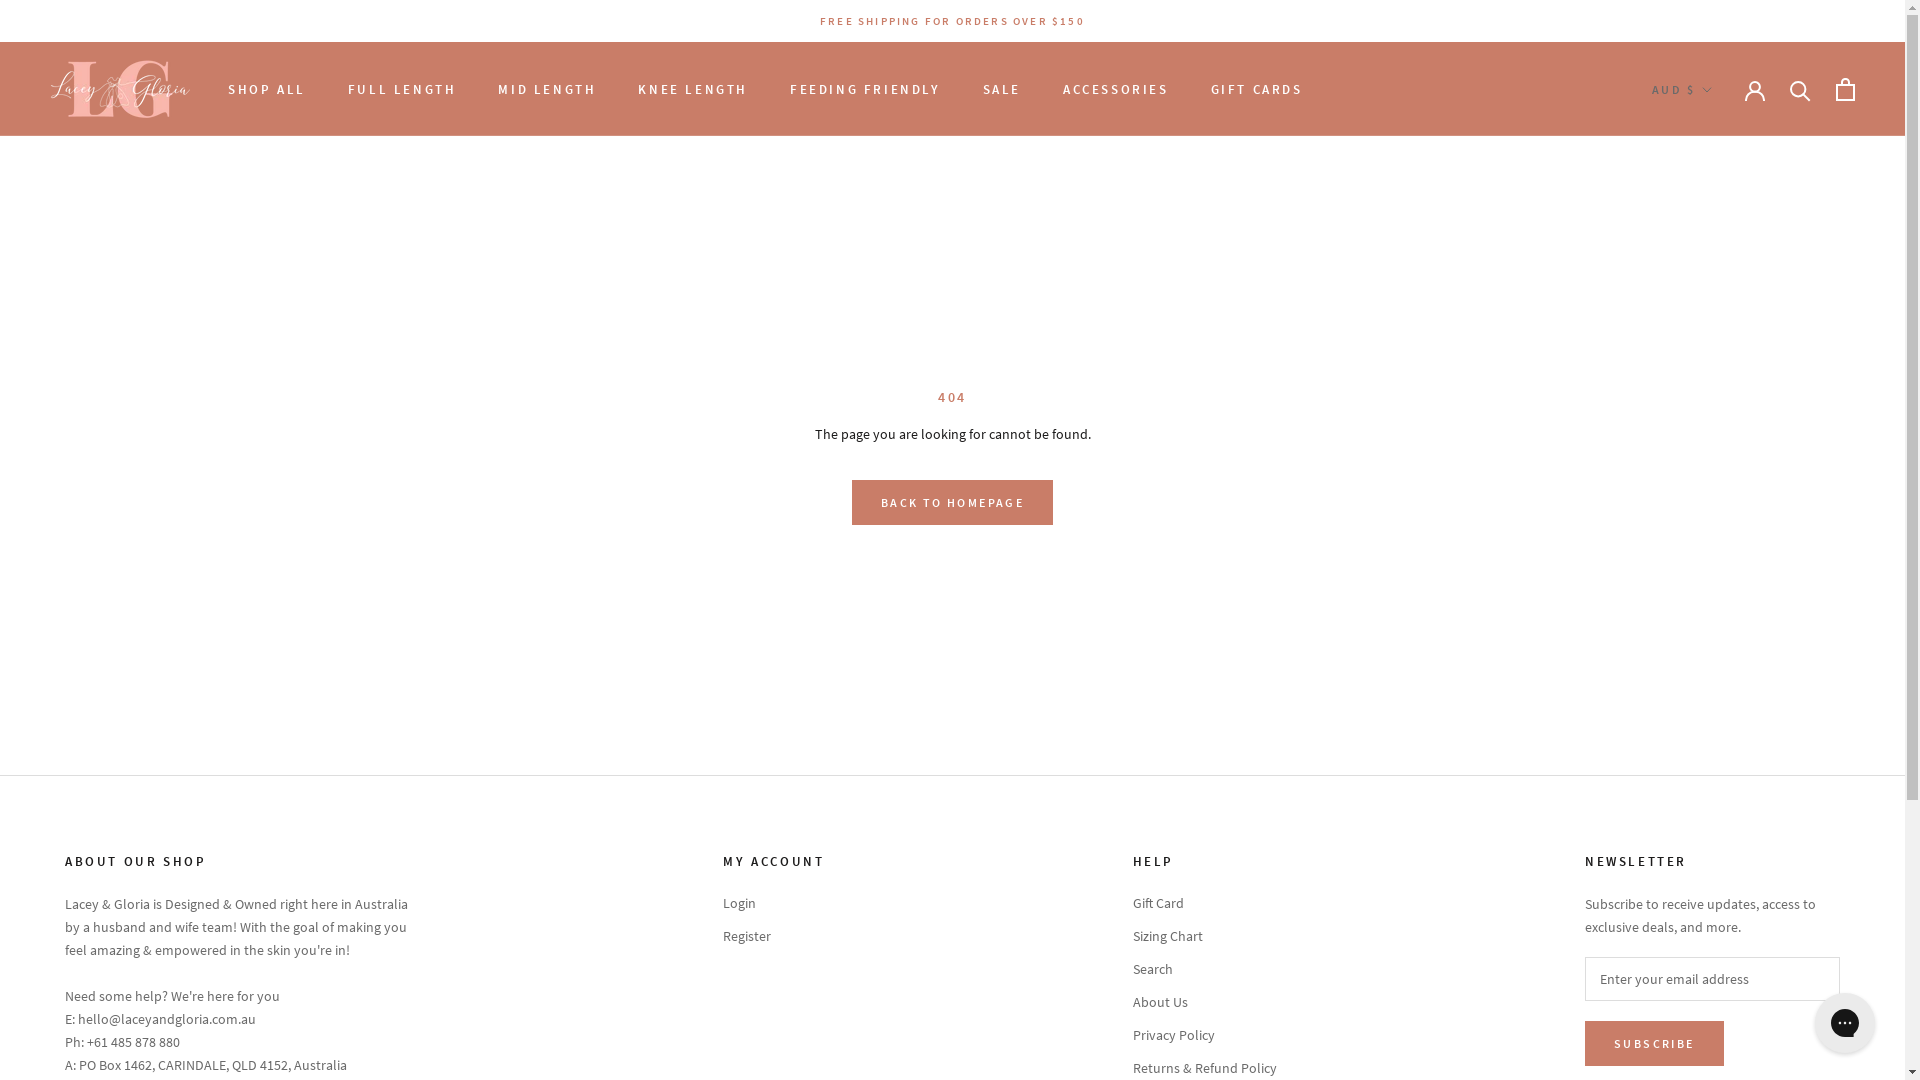 This screenshot has width=1920, height=1080. Describe the element at coordinates (692, 88) in the screenshot. I see `'KNEE LENGTH` at that location.